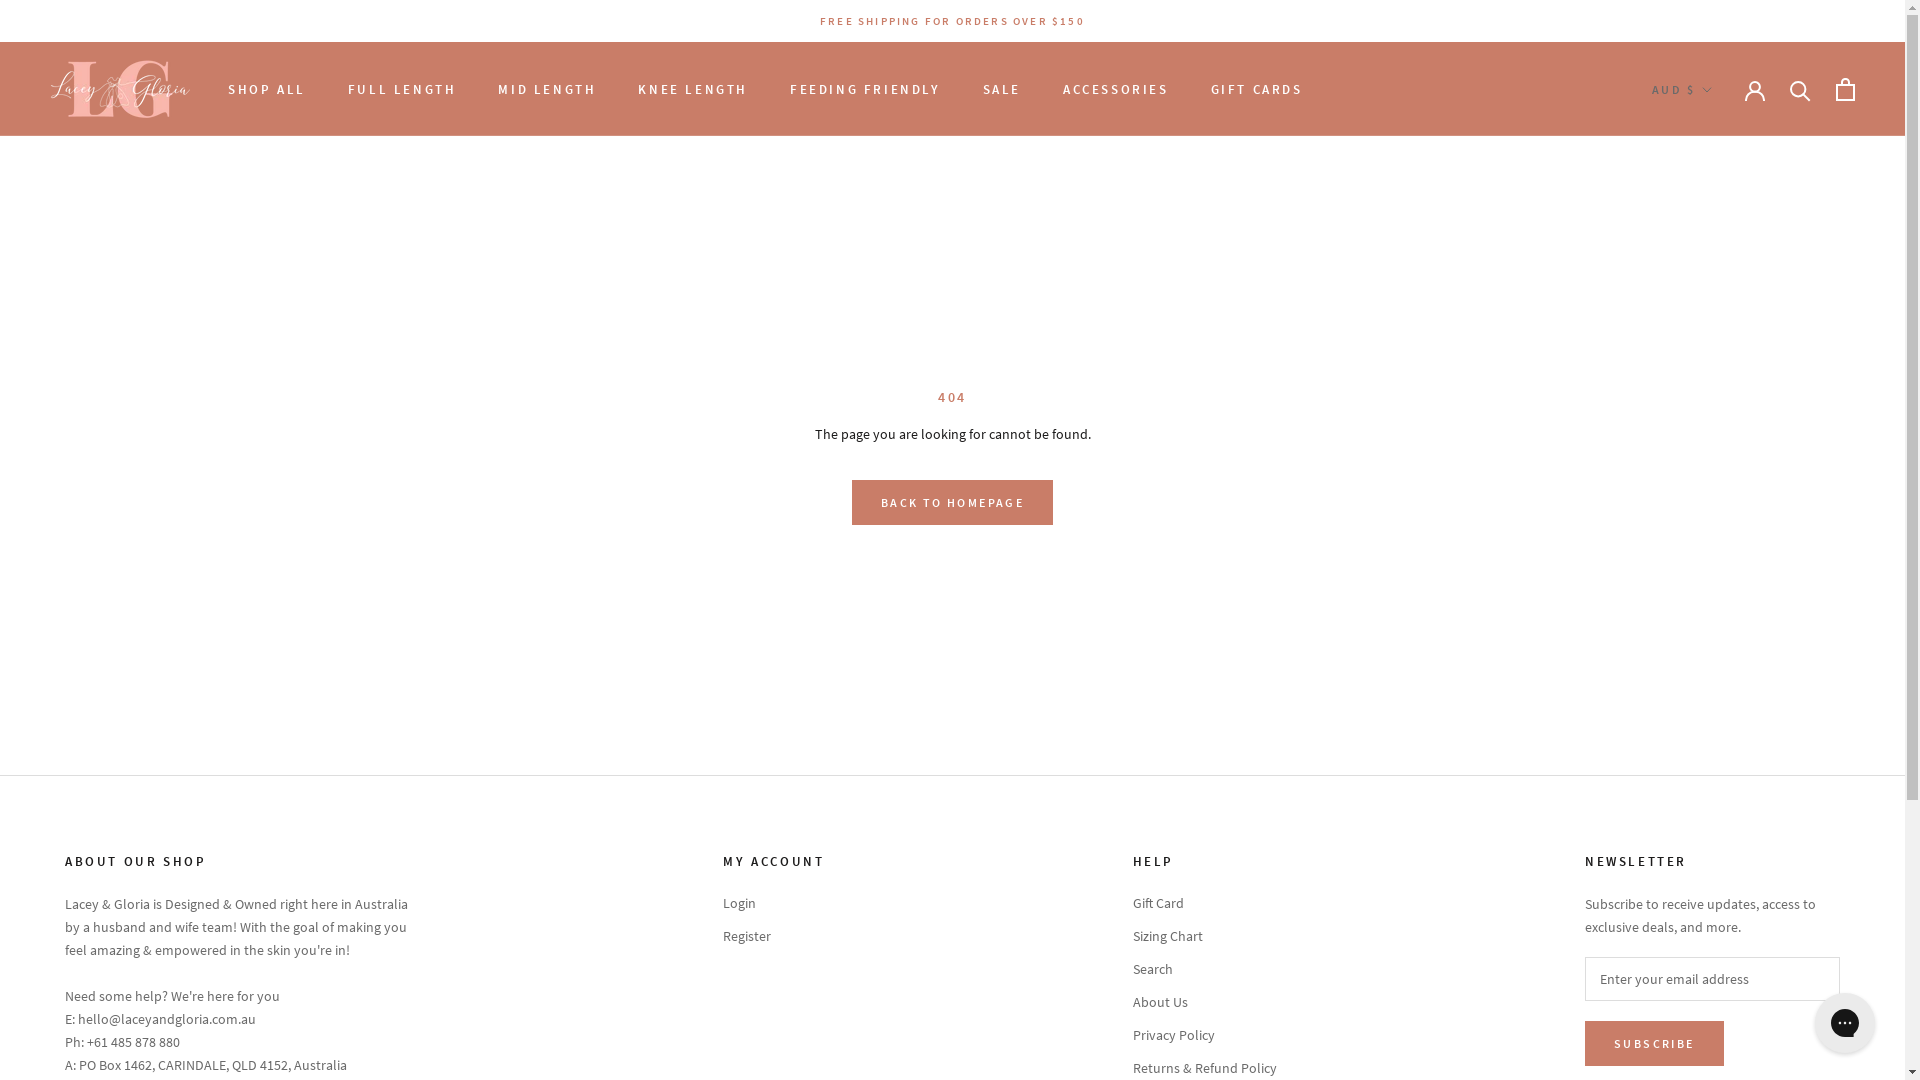 This screenshot has width=1920, height=1080. Describe the element at coordinates (692, 88) in the screenshot. I see `'KNEE LENGTH` at that location.